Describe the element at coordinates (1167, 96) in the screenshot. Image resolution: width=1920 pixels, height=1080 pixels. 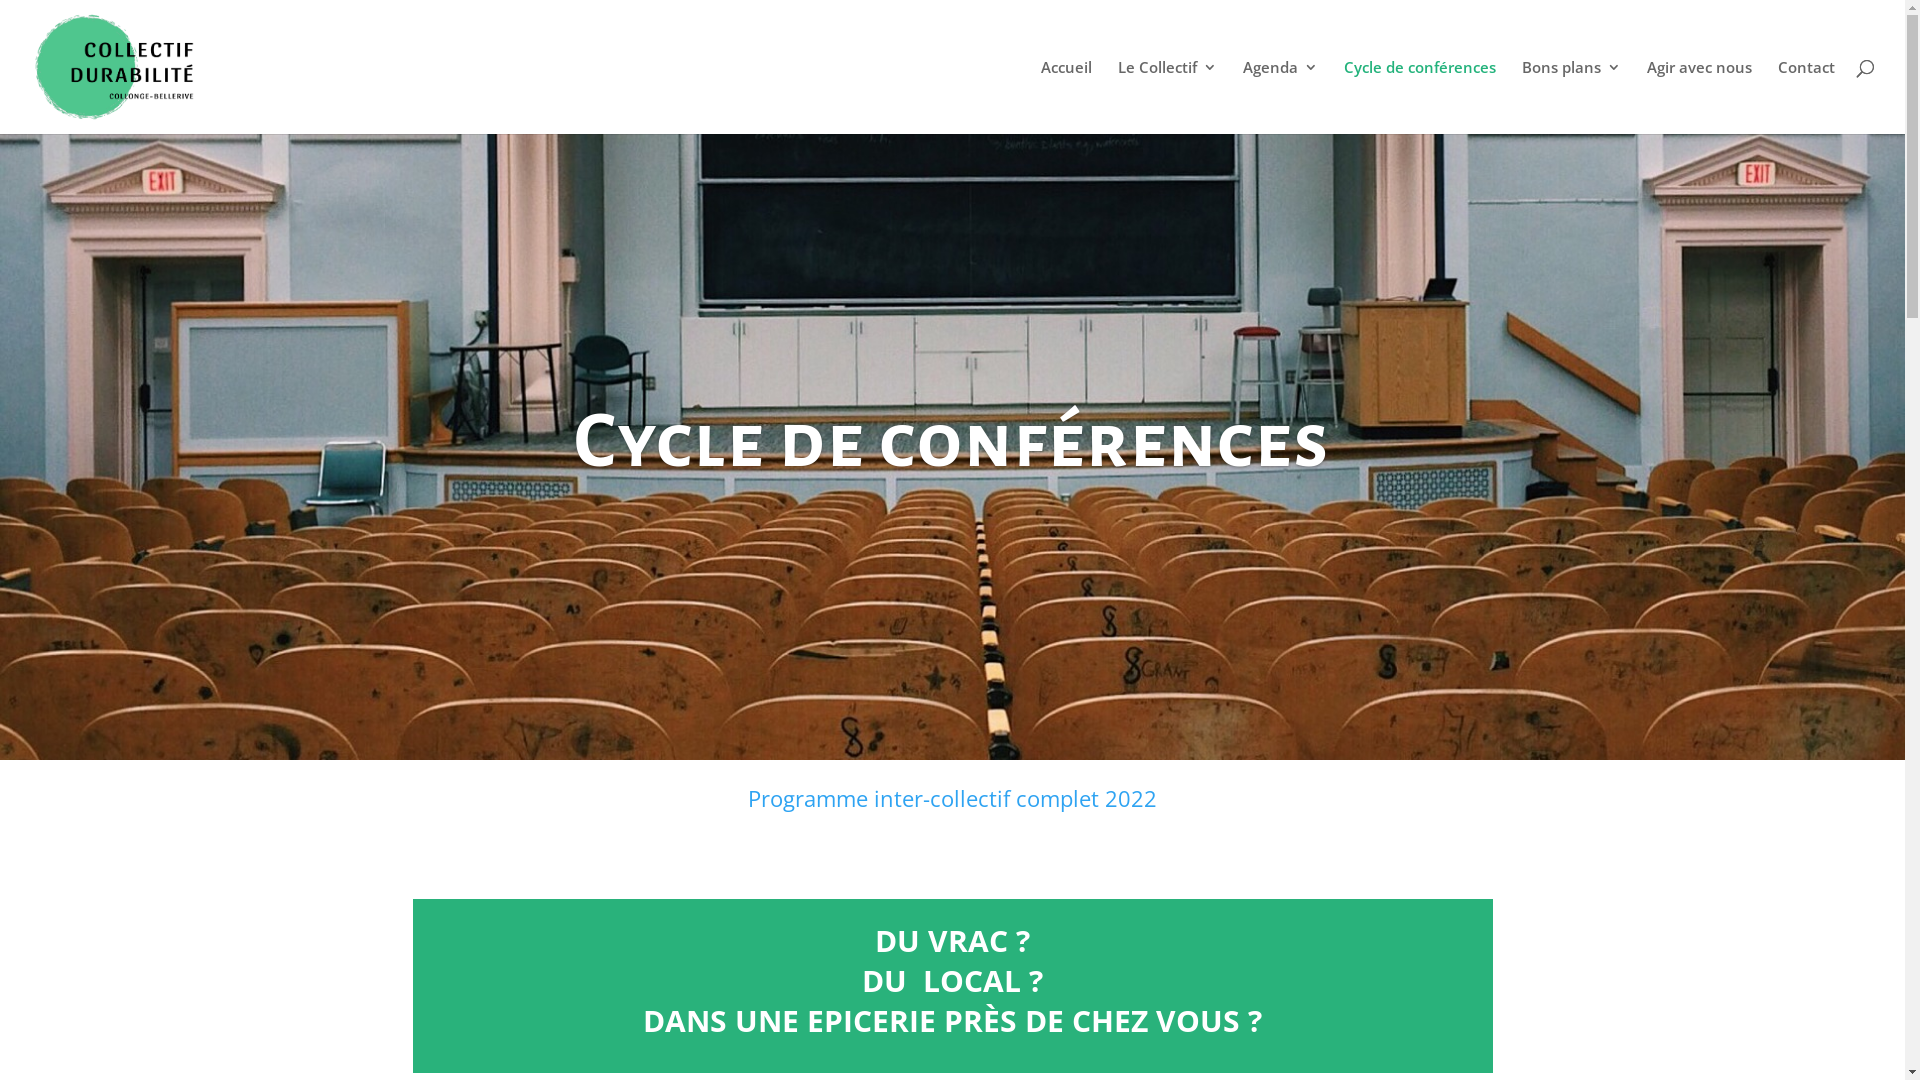
I see `'Le Collectif'` at that location.